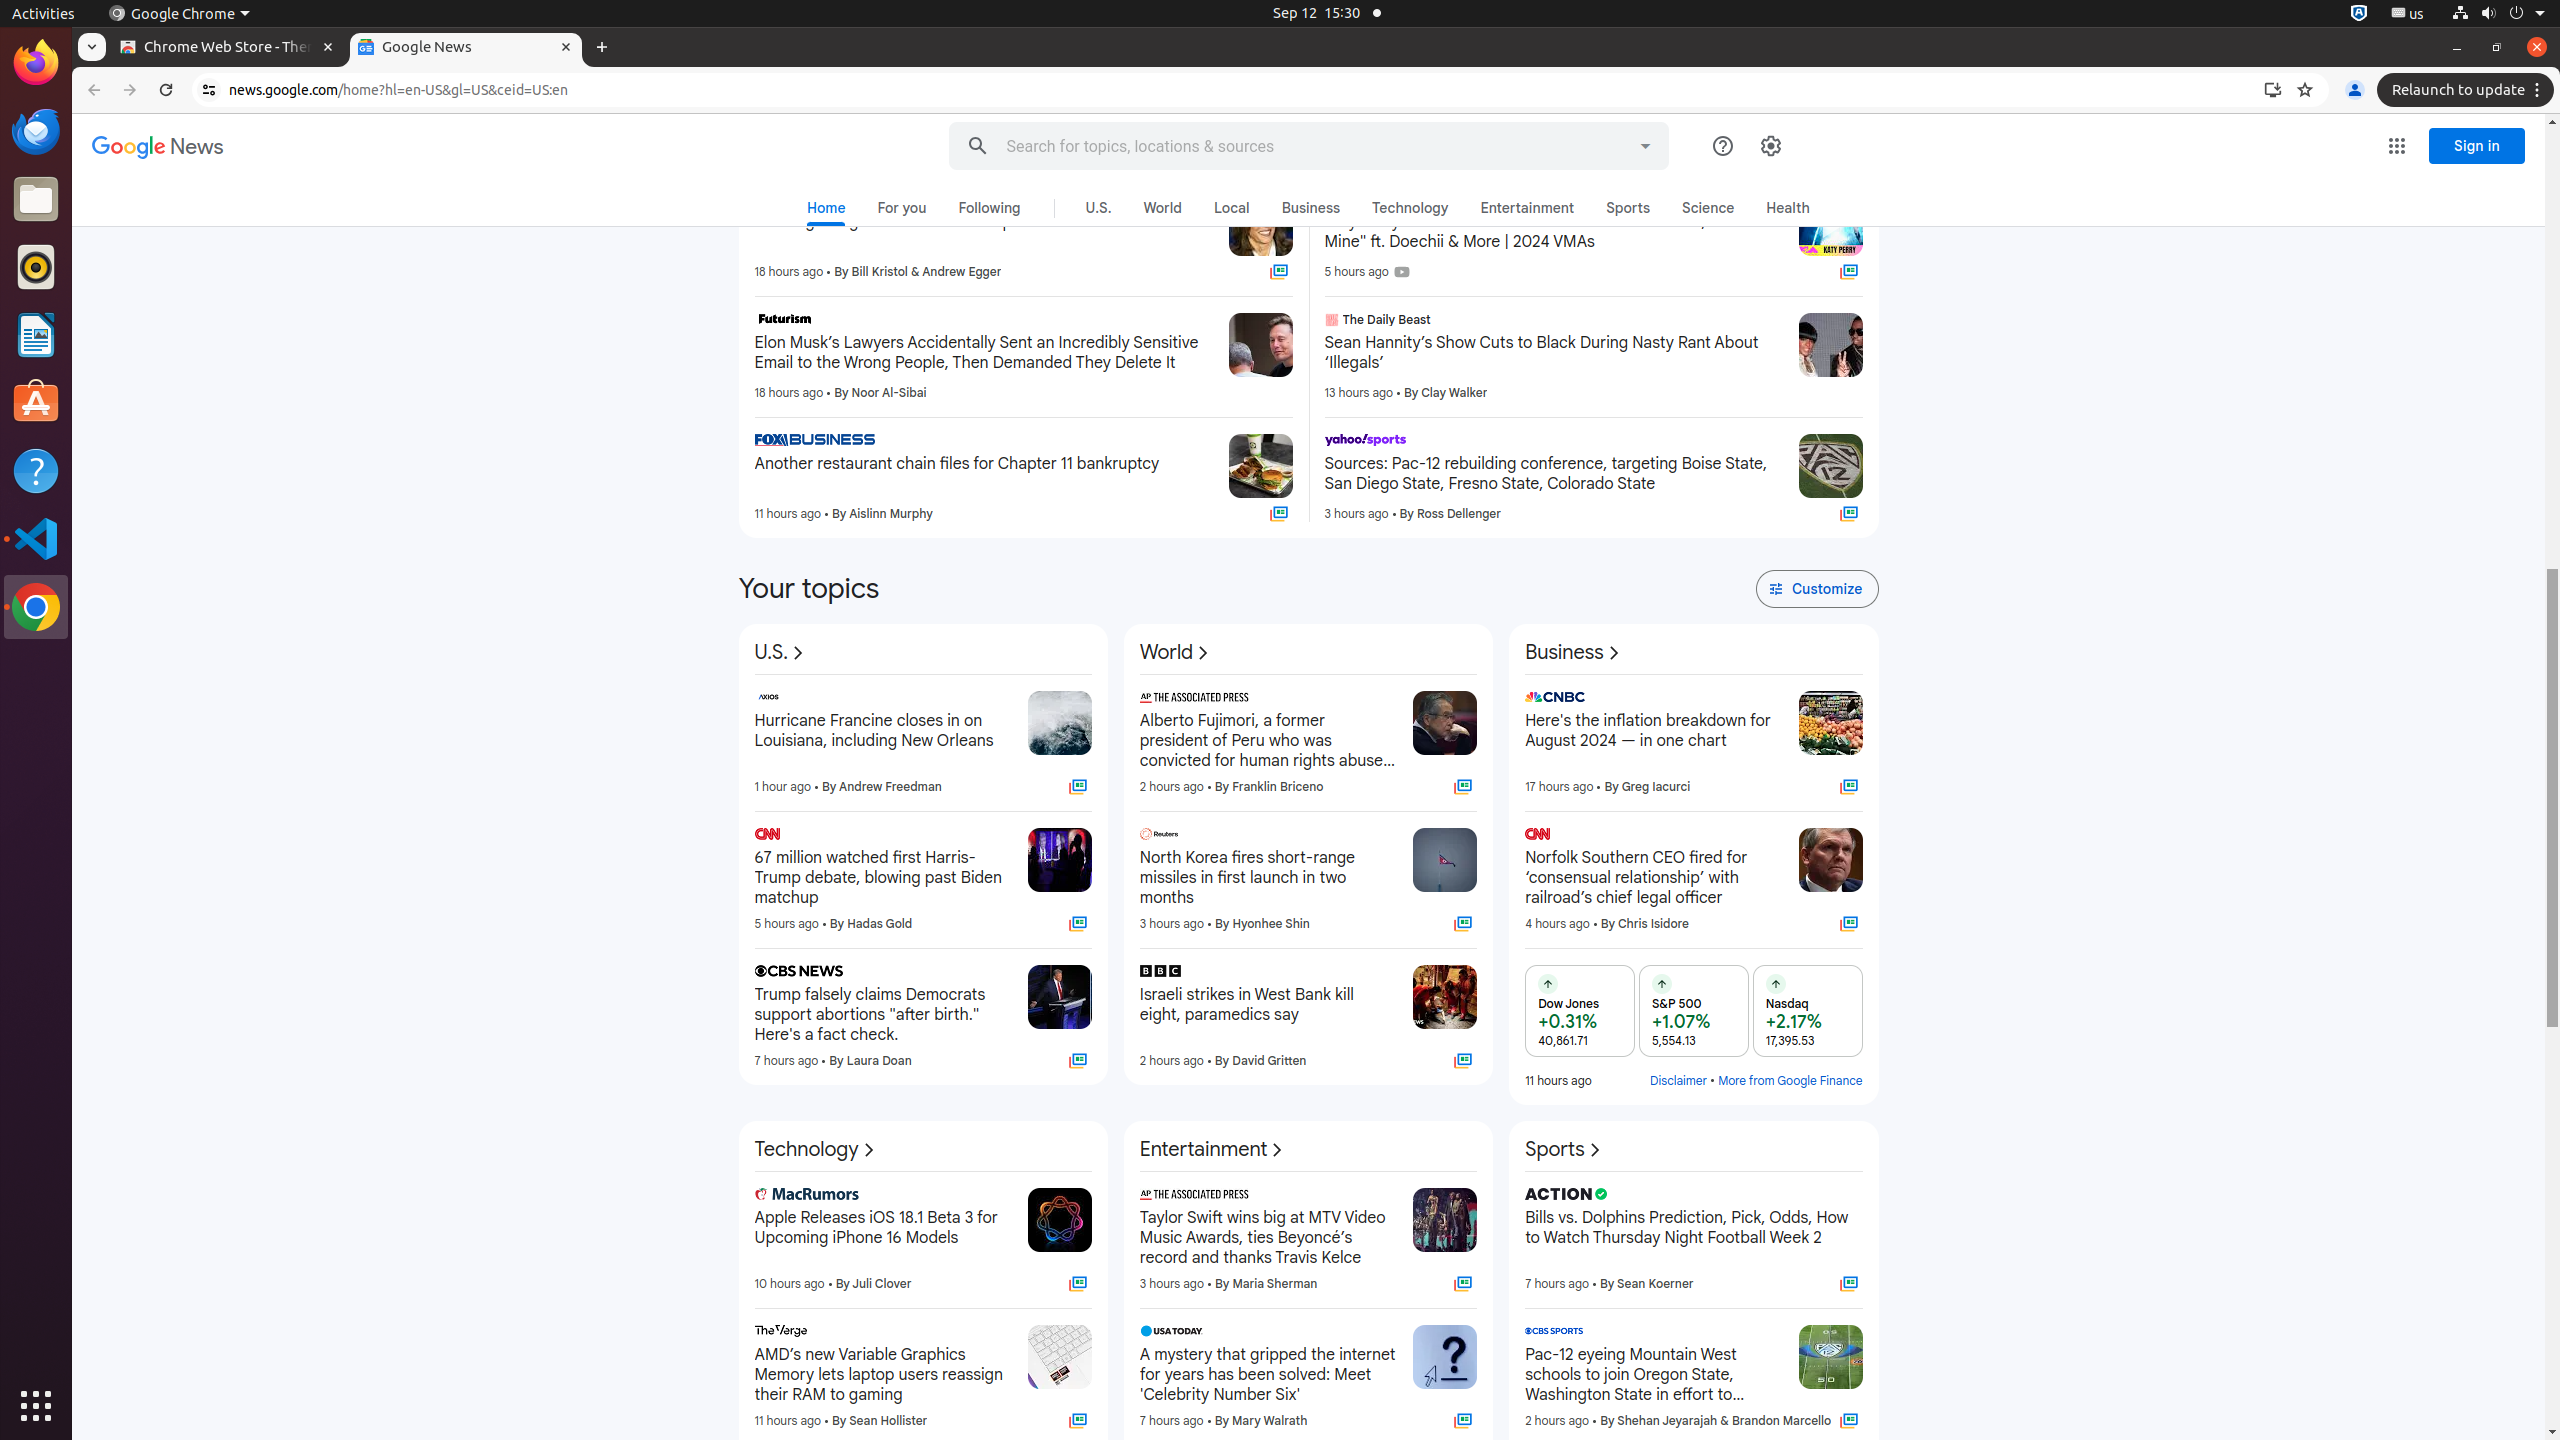 This screenshot has height=1440, width=2560. I want to click on 'Show Applications', so click(36, 1405).